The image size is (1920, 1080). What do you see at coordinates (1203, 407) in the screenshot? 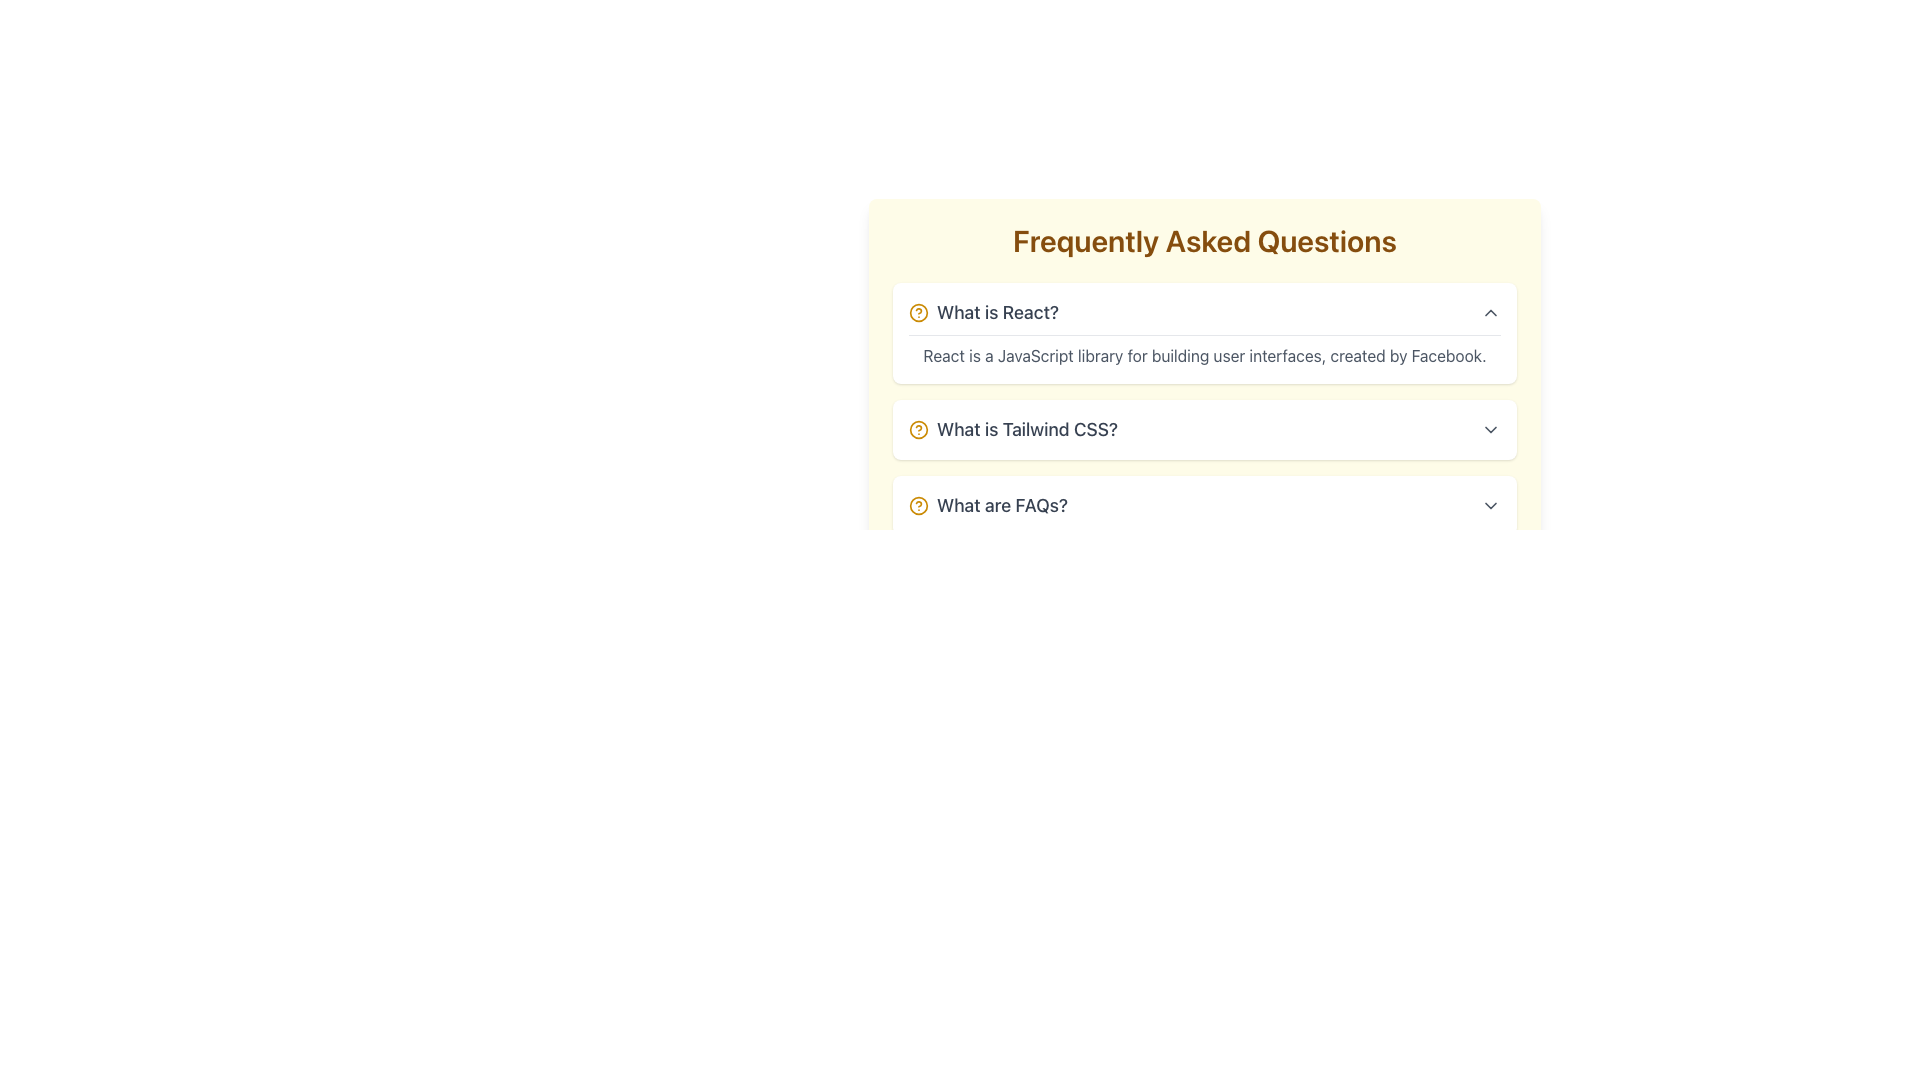
I see `the second section of the Accordion item containing FAQ items` at bounding box center [1203, 407].